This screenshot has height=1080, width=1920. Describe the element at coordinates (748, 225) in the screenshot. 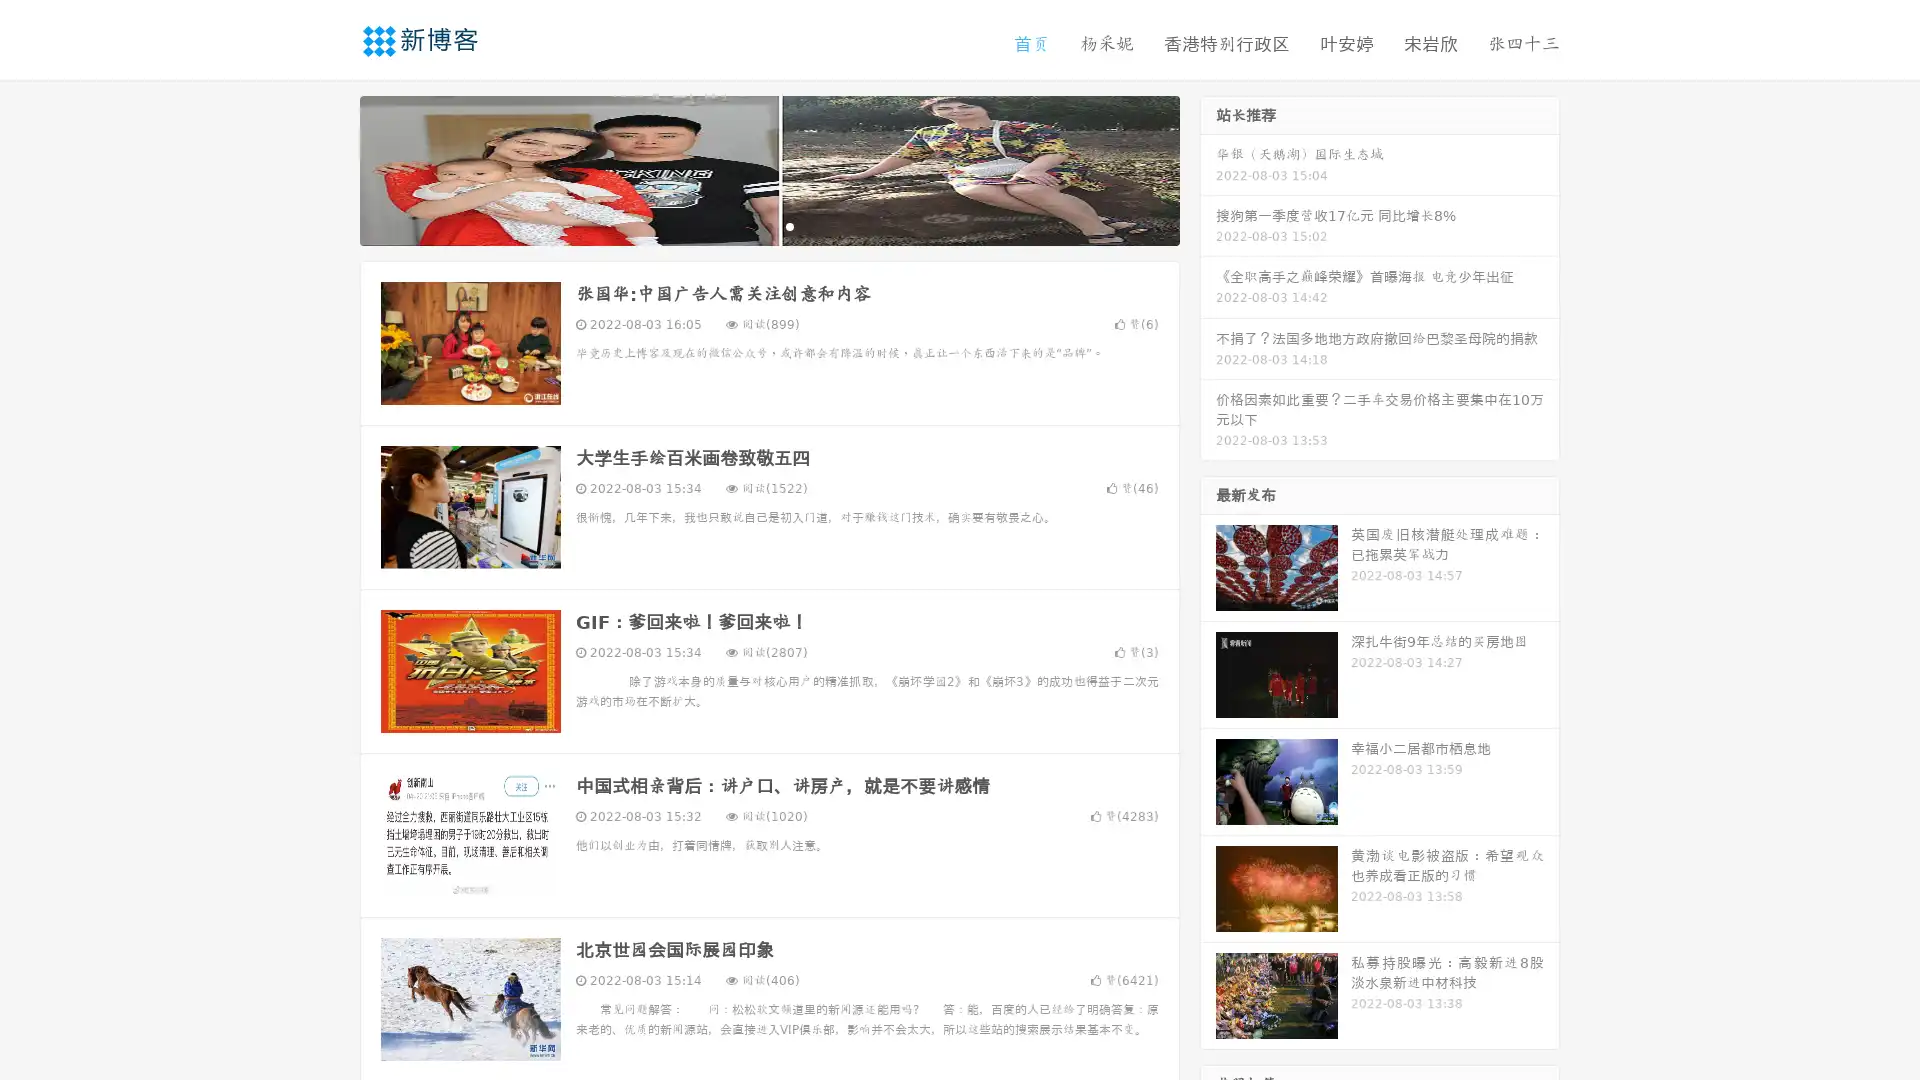

I see `Go to slide 1` at that location.